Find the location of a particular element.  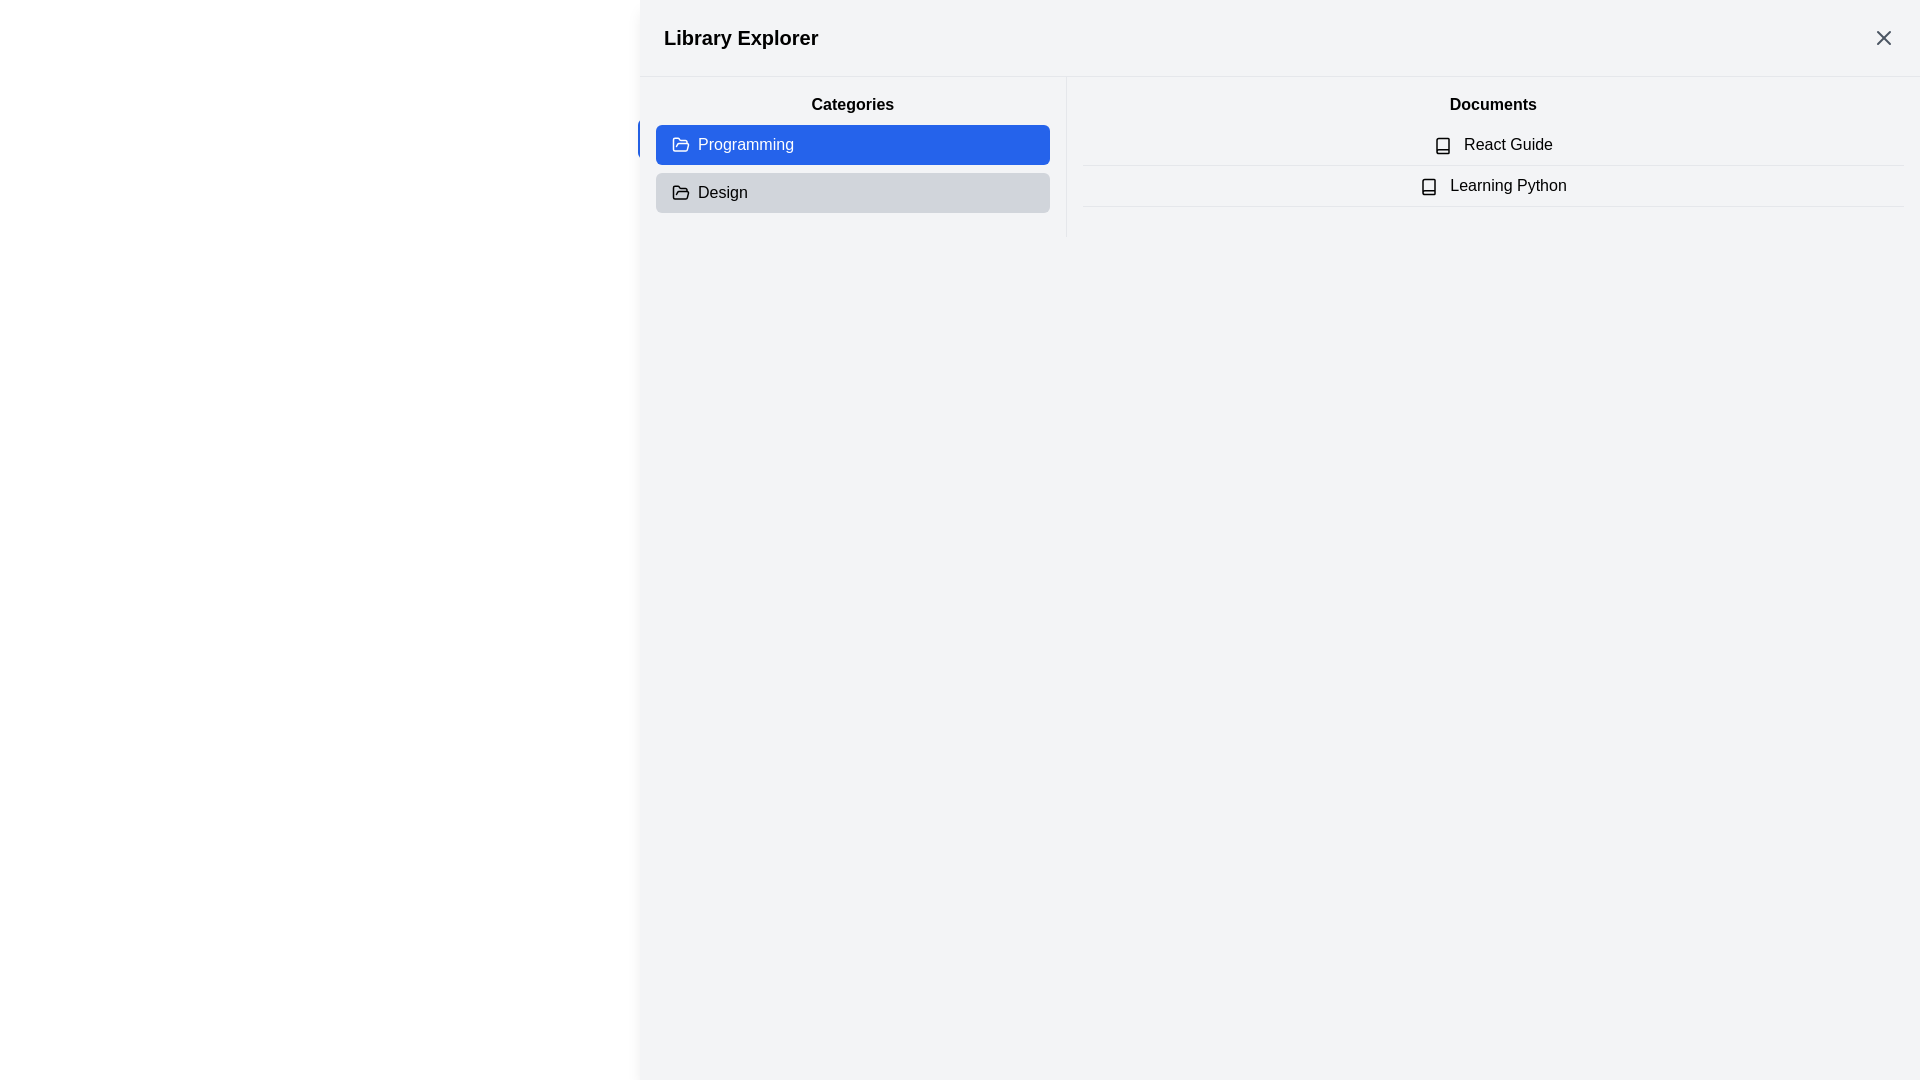

the text label displaying 'Learning Python' with a book icon to its left, located in the 'Documents' section under 'React Guide' is located at coordinates (1493, 186).